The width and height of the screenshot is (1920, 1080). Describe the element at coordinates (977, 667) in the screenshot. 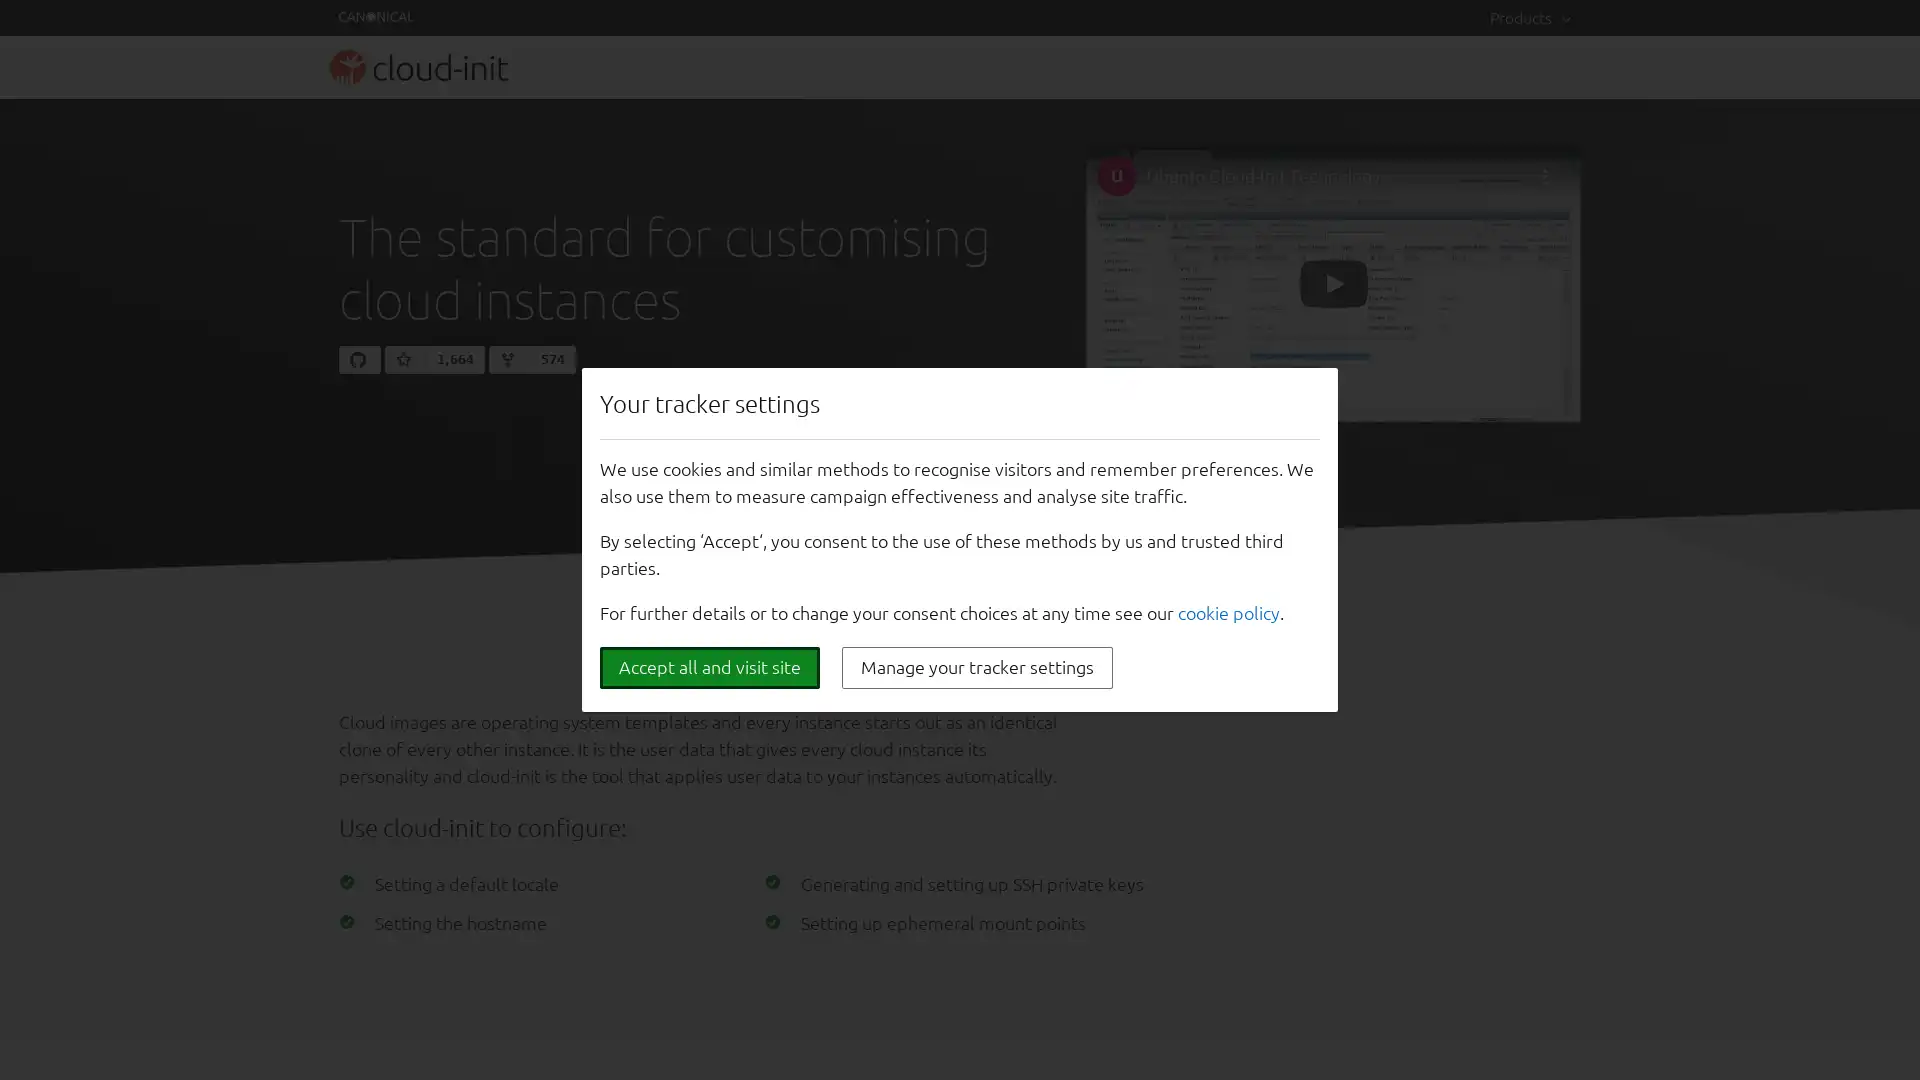

I see `Manage your tracker settings` at that location.